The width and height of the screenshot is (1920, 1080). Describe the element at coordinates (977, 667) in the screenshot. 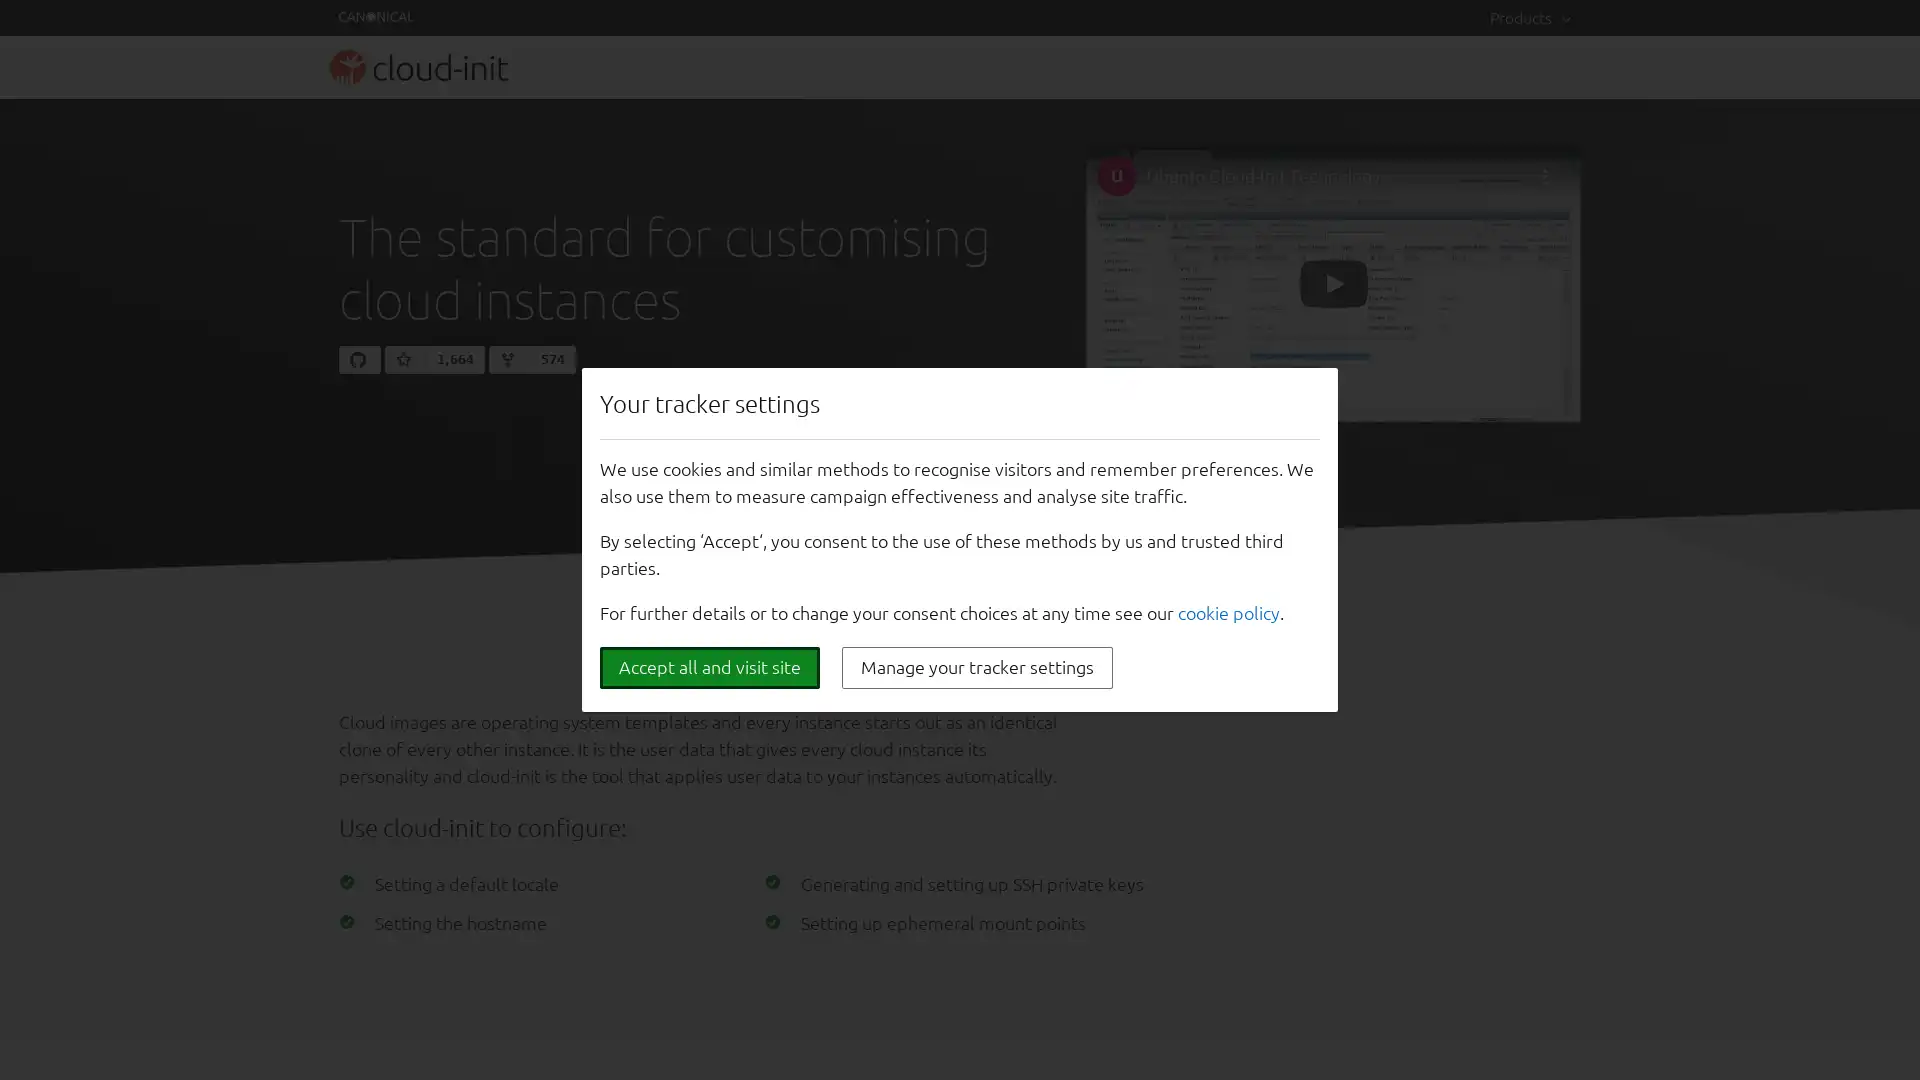

I see `Manage your tracker settings` at that location.